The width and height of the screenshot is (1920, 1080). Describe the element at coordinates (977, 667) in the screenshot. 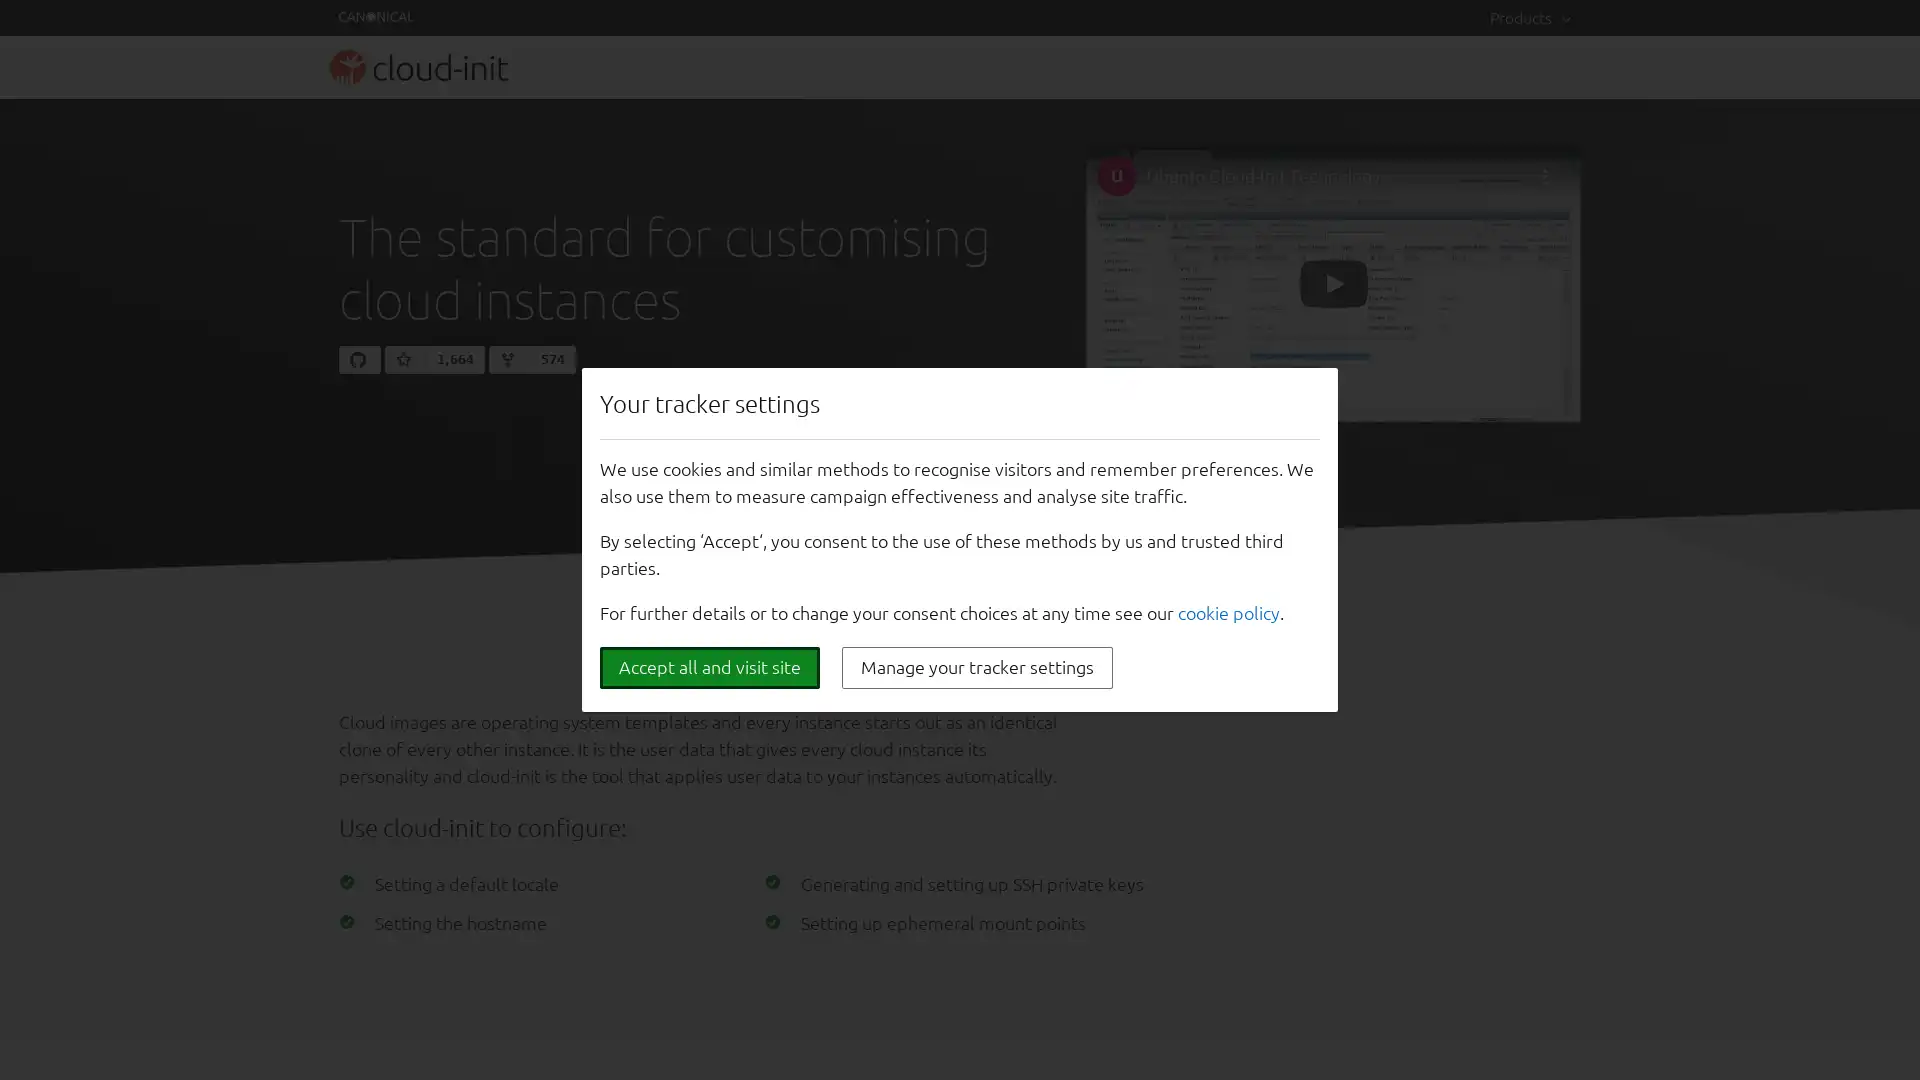

I see `Manage your tracker settings` at that location.